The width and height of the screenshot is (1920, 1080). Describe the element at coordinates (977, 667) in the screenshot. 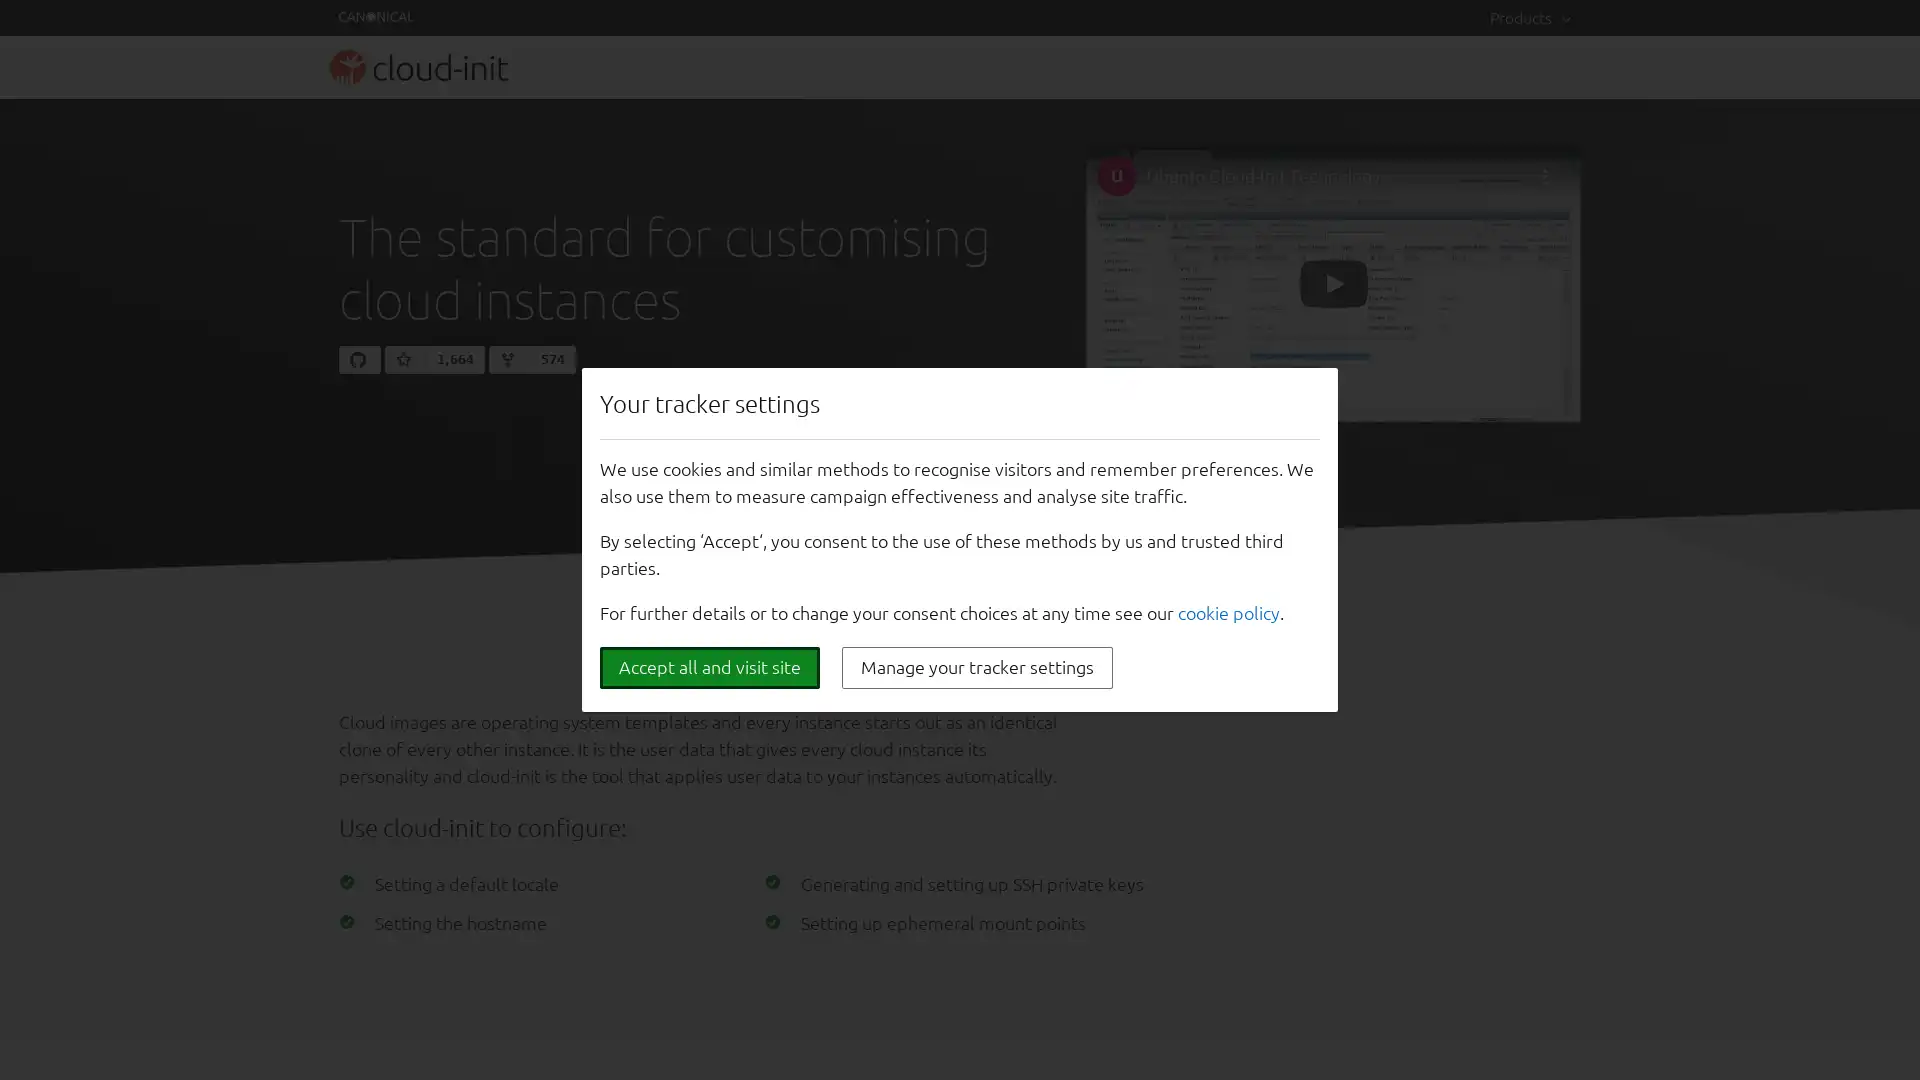

I see `Manage your tracker settings` at that location.